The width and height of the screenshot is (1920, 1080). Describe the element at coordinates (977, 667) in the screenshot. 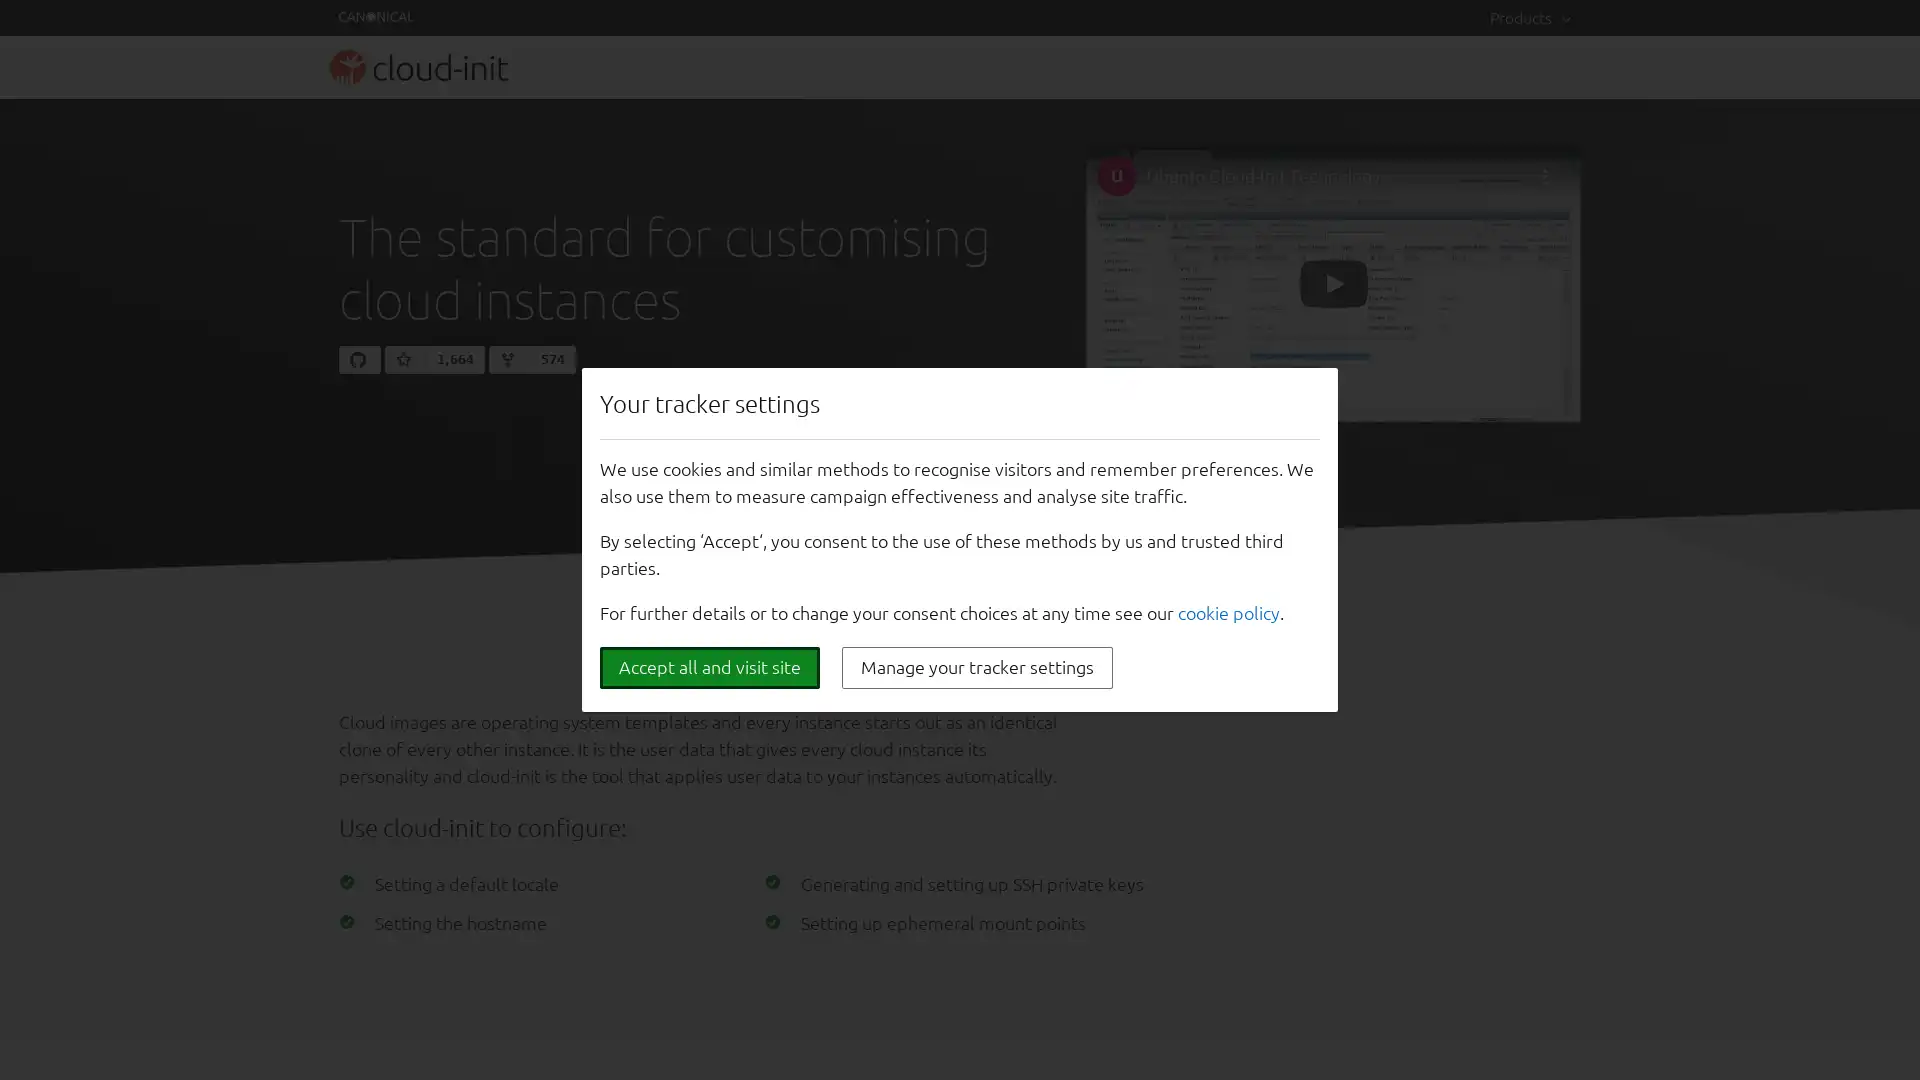

I see `Manage your tracker settings` at that location.